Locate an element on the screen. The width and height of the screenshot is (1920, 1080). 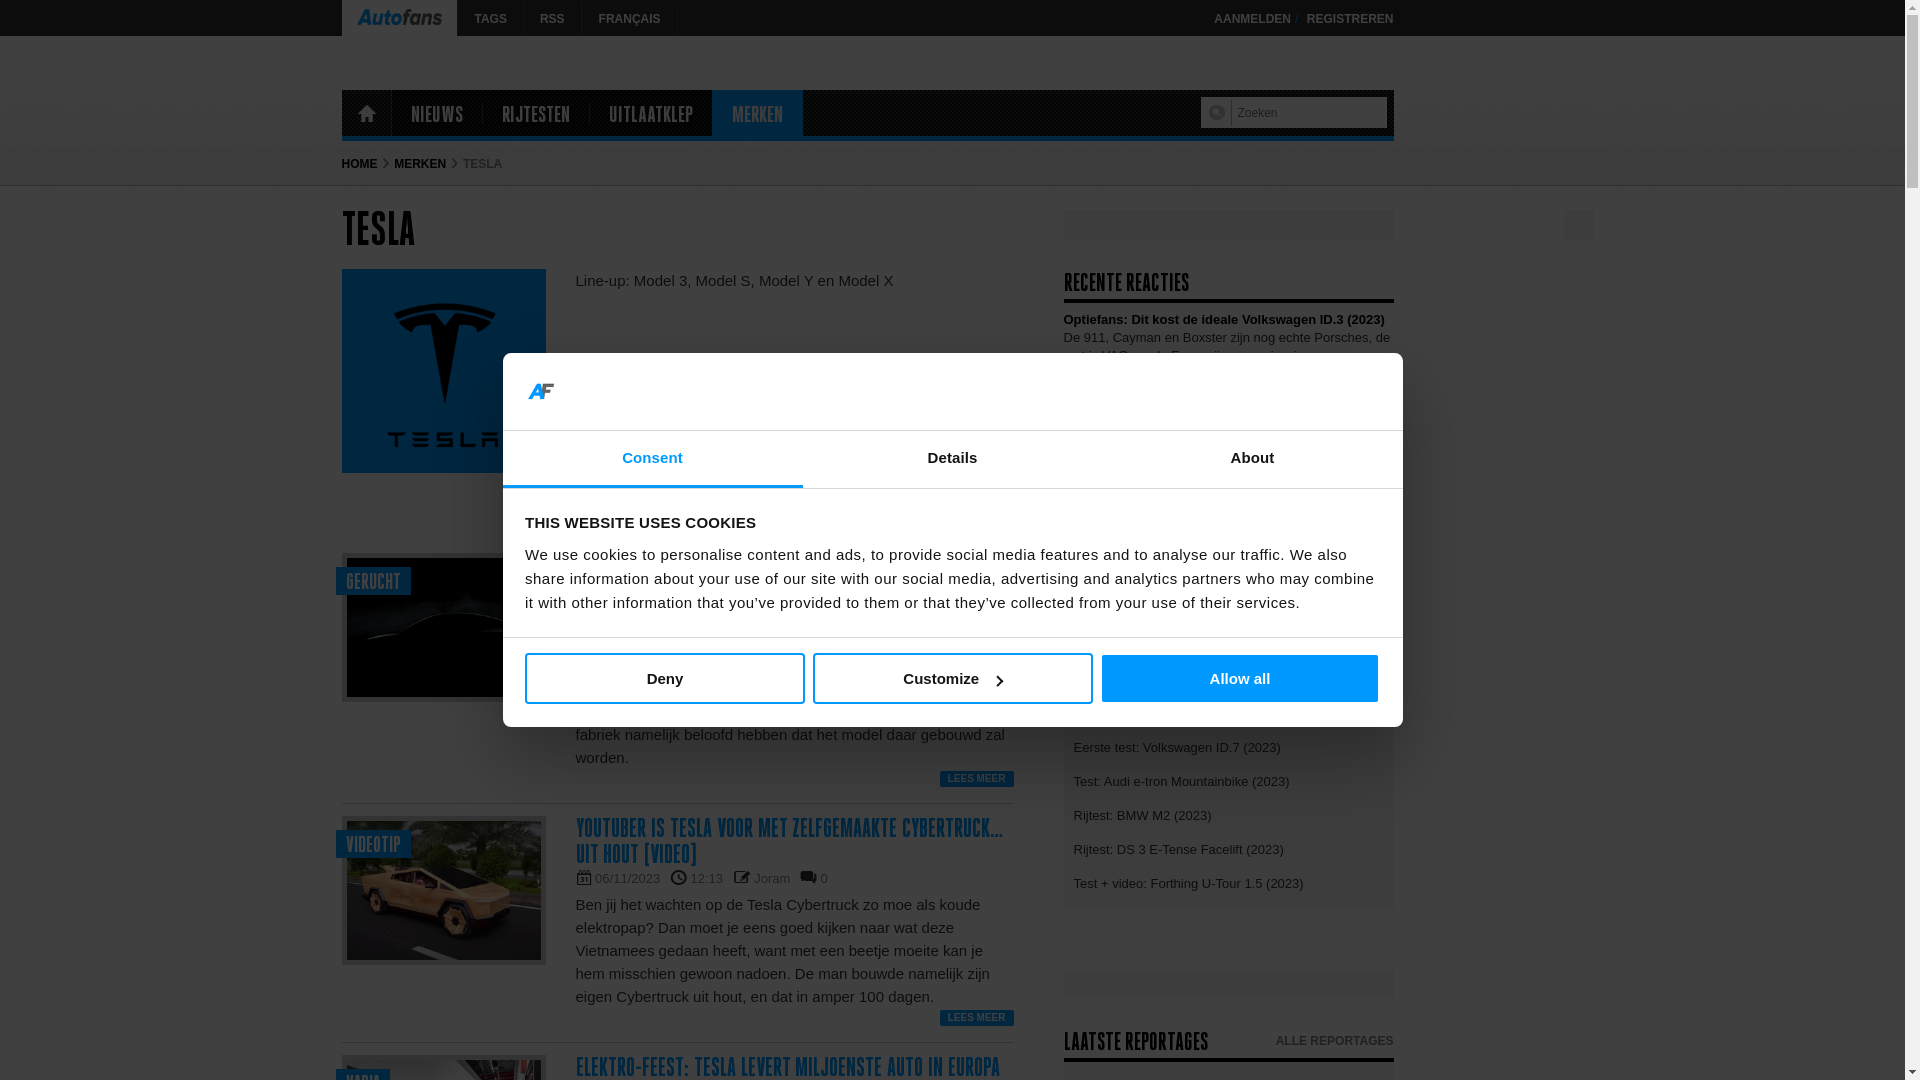
'HOME' is located at coordinates (366, 112).